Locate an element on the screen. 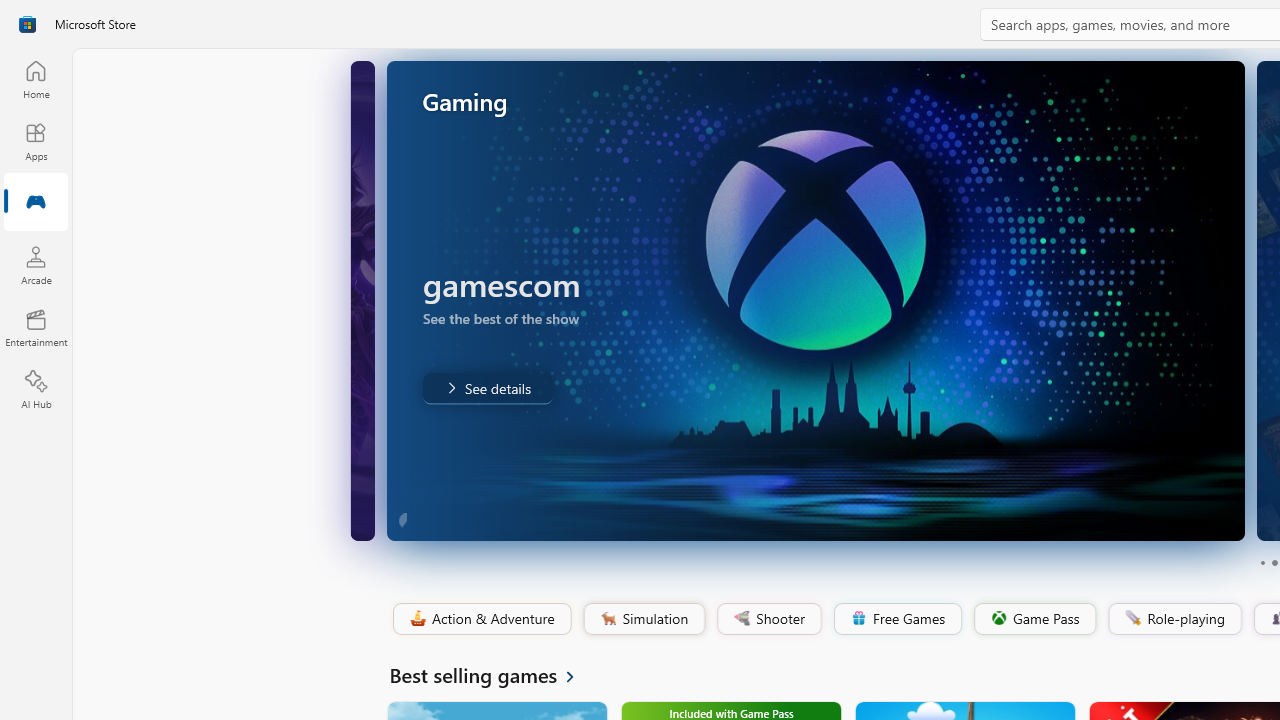 The width and height of the screenshot is (1280, 720). 'See all  Best selling games' is located at coordinates (494, 675).